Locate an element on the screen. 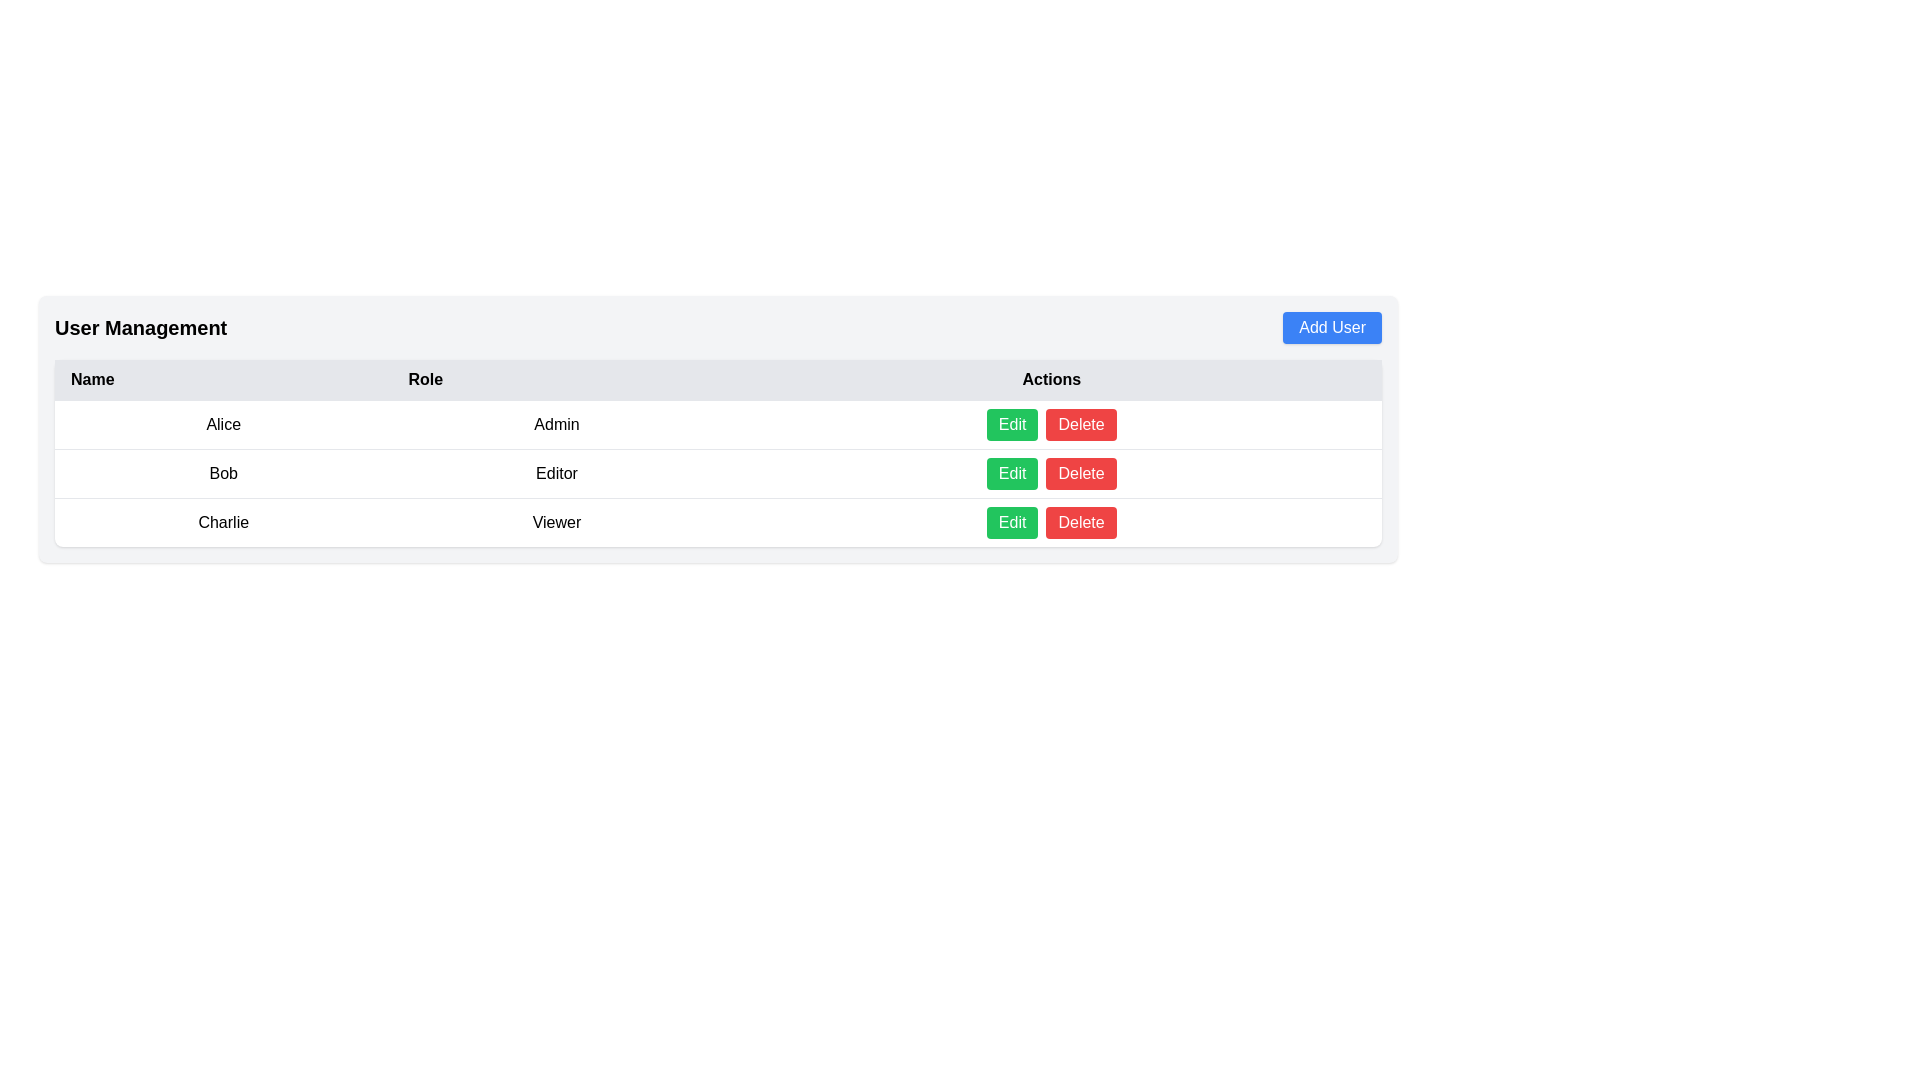 This screenshot has height=1080, width=1920. the 'Edit' button, which is a rectangular button with white text on a green background located in the 'Actions' column of a table, to initiate the editing process is located at coordinates (1012, 474).